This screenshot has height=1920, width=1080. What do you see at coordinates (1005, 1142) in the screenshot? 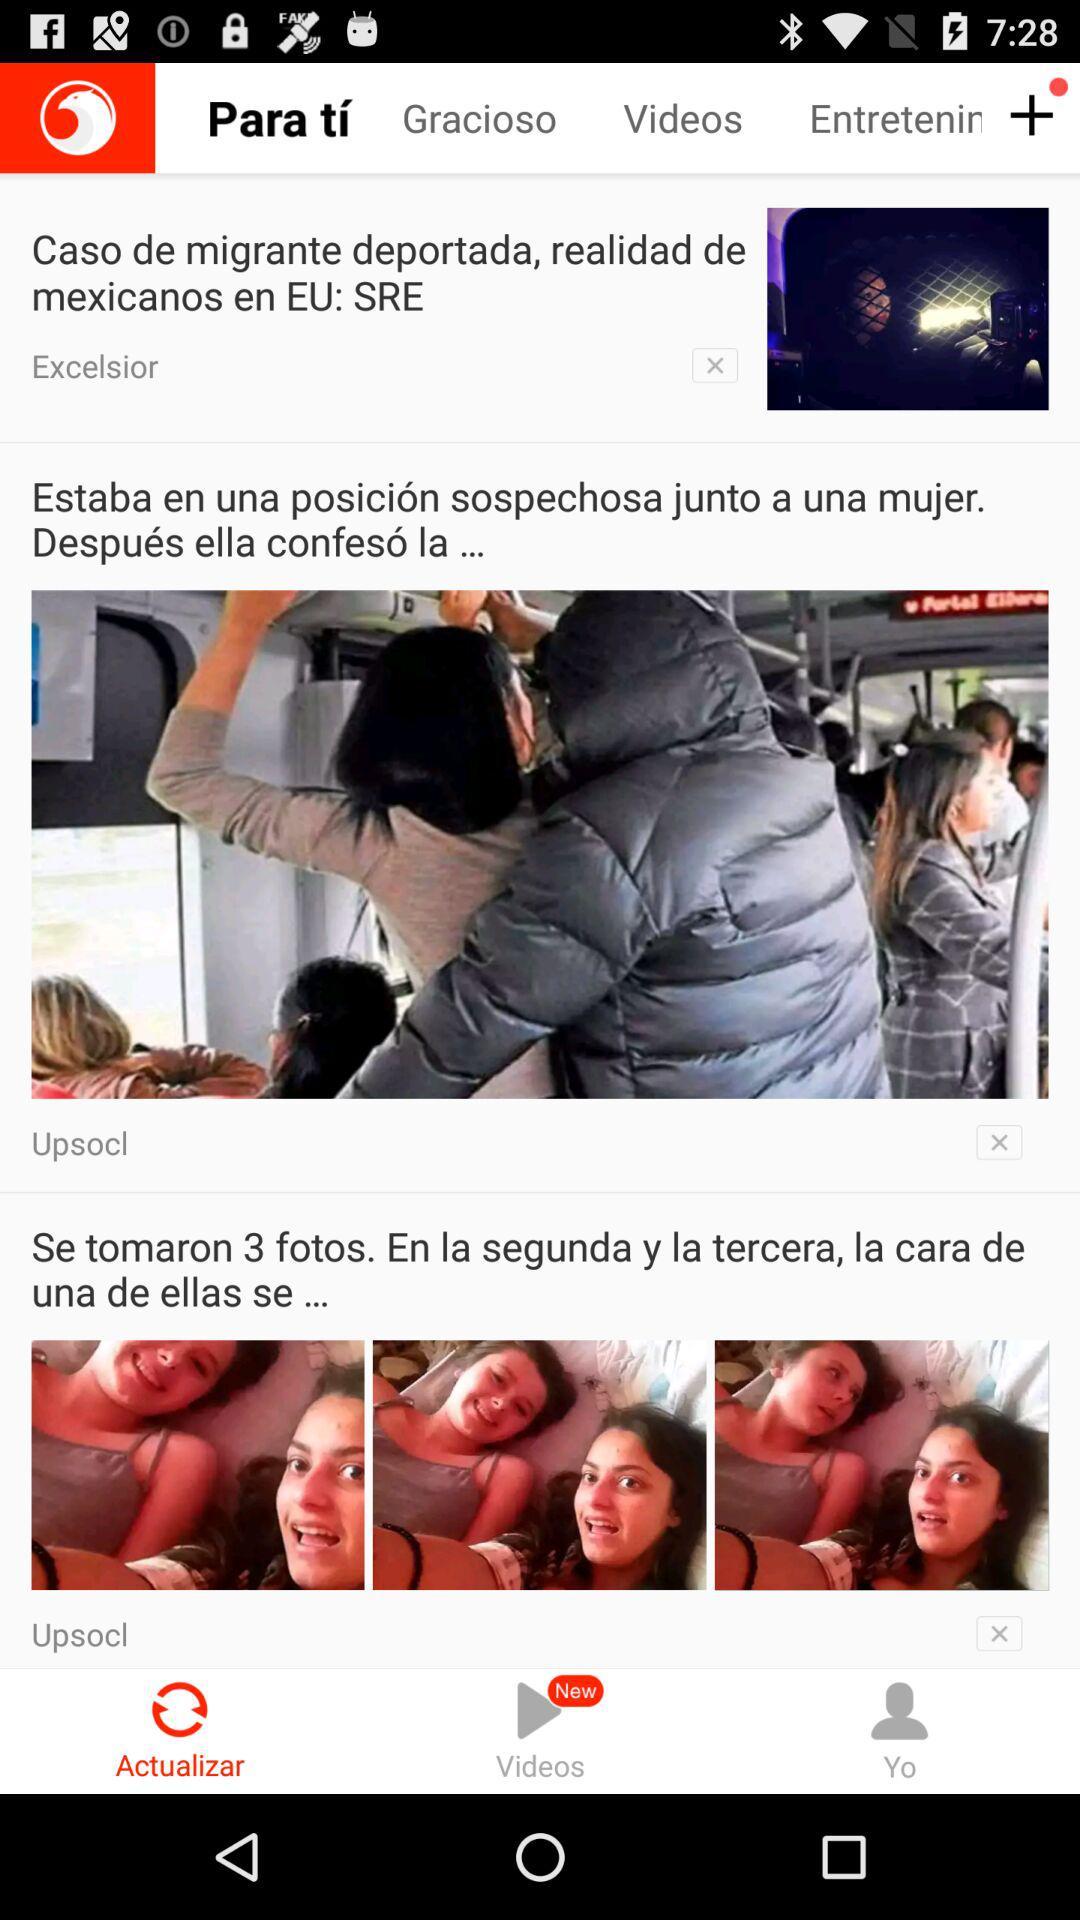
I see `image` at bounding box center [1005, 1142].